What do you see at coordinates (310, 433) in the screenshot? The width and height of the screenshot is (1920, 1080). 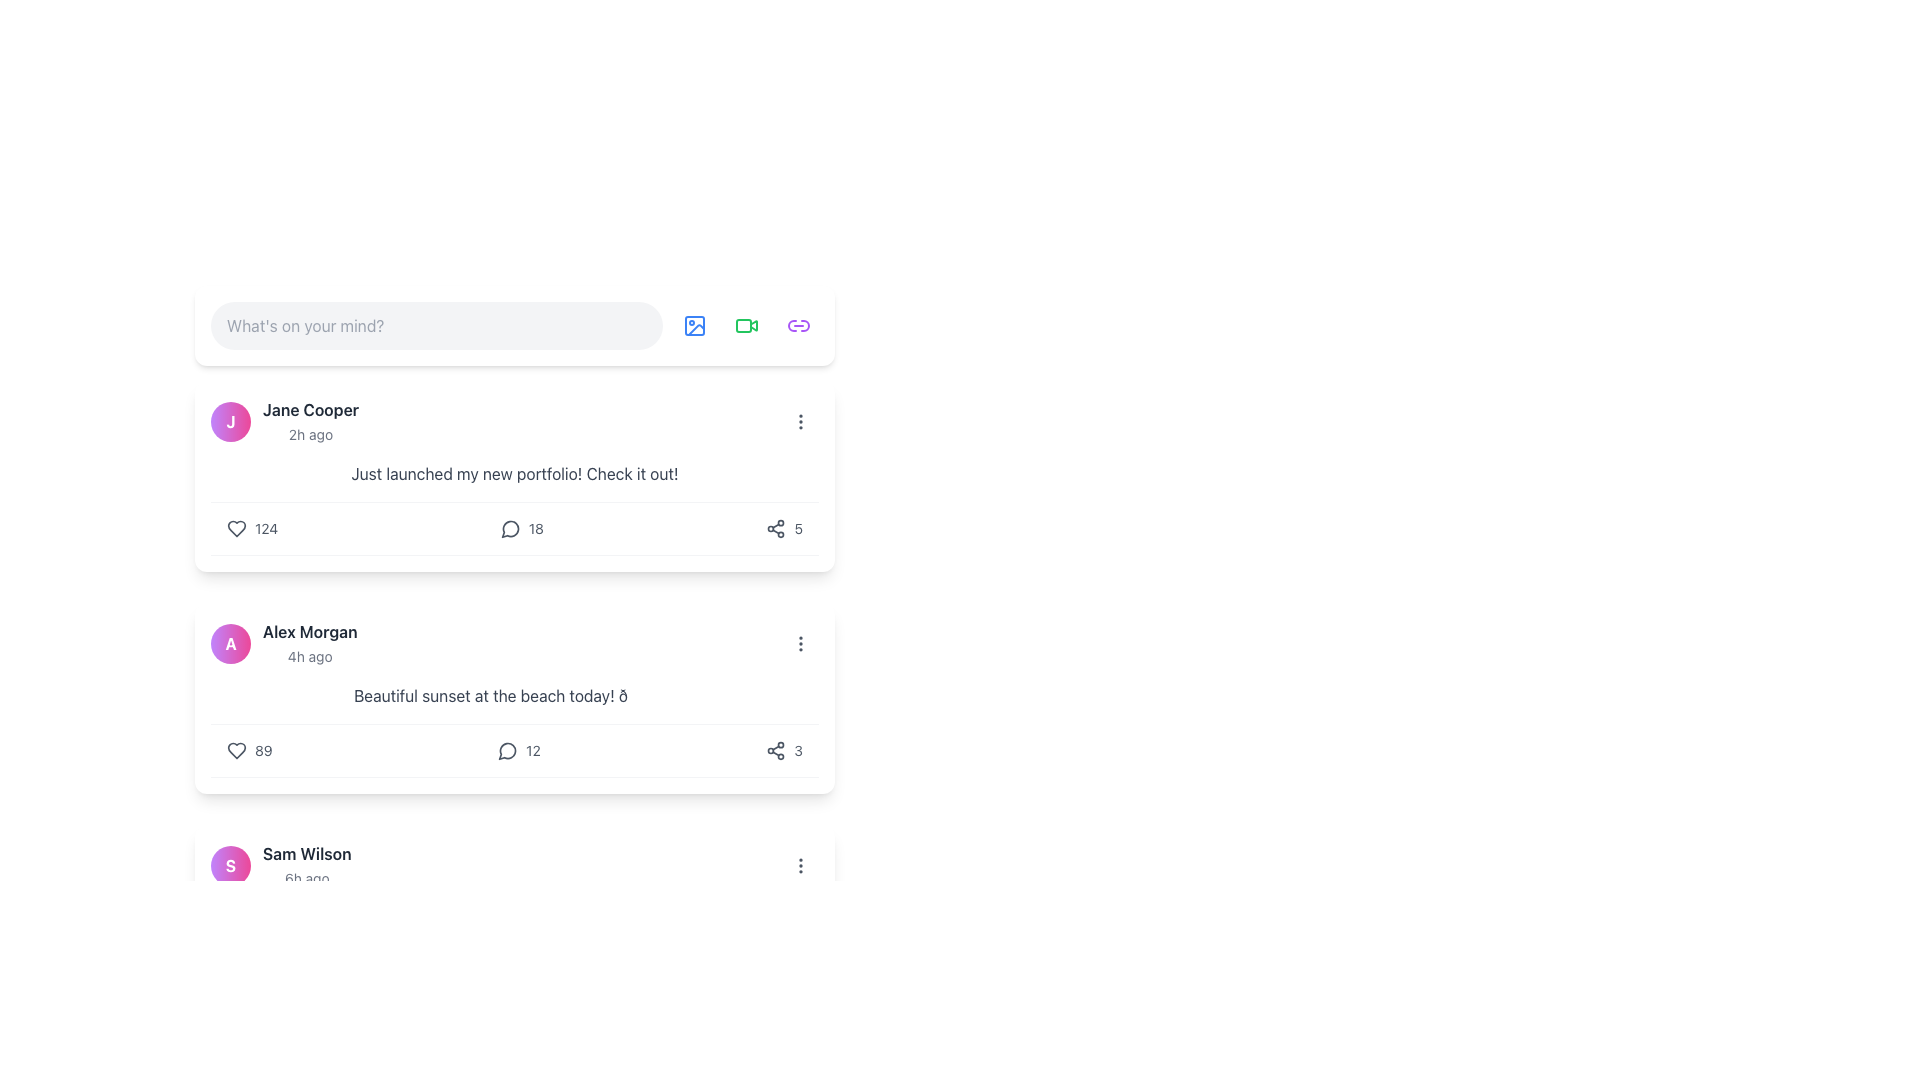 I see `timestamp displayed to the right of 'Jane Cooper' in the user activity card, which shows the elapsed time since the user activity occurred` at bounding box center [310, 433].